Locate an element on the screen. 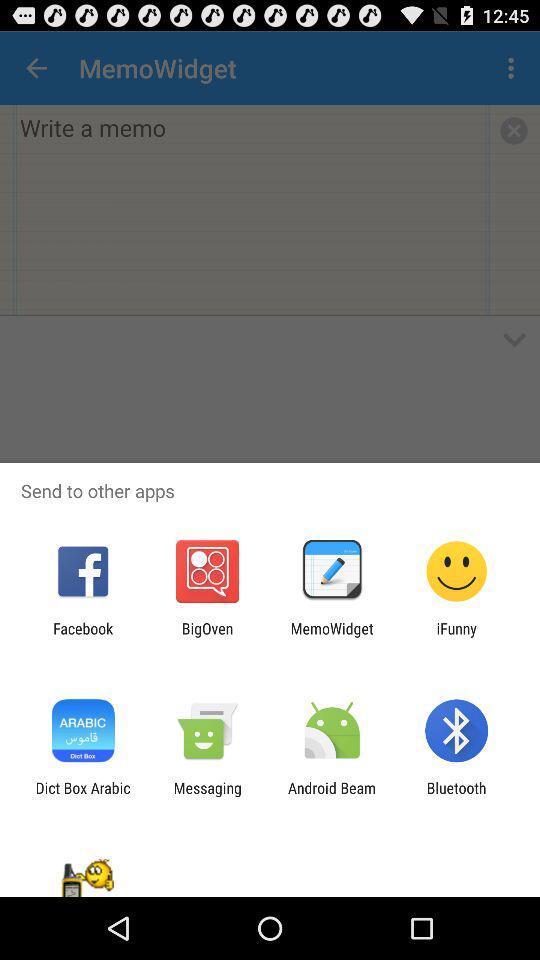 The width and height of the screenshot is (540, 960). the icon next to bigoven icon is located at coordinates (82, 636).